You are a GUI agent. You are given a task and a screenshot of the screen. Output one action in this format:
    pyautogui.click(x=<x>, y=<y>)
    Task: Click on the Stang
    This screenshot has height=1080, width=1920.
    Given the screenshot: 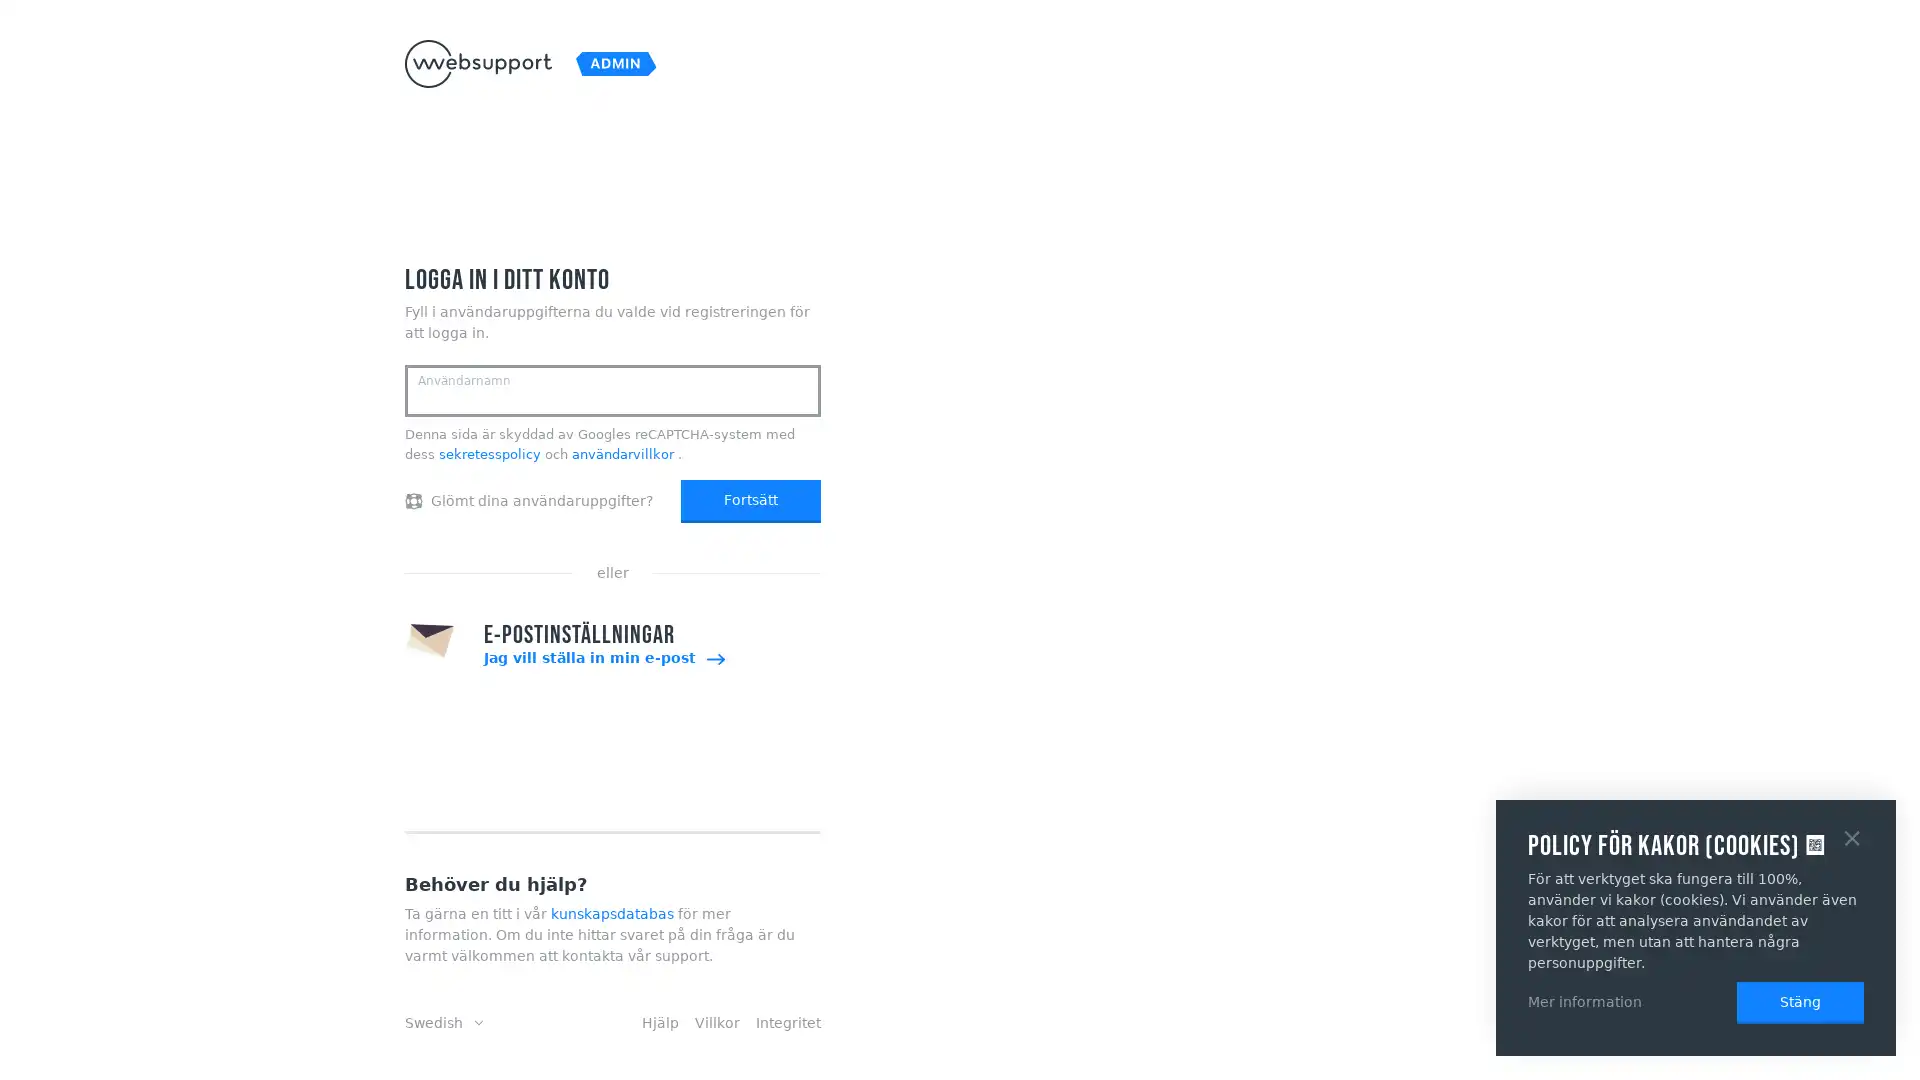 What is the action you would take?
    pyautogui.click(x=1800, y=1002)
    